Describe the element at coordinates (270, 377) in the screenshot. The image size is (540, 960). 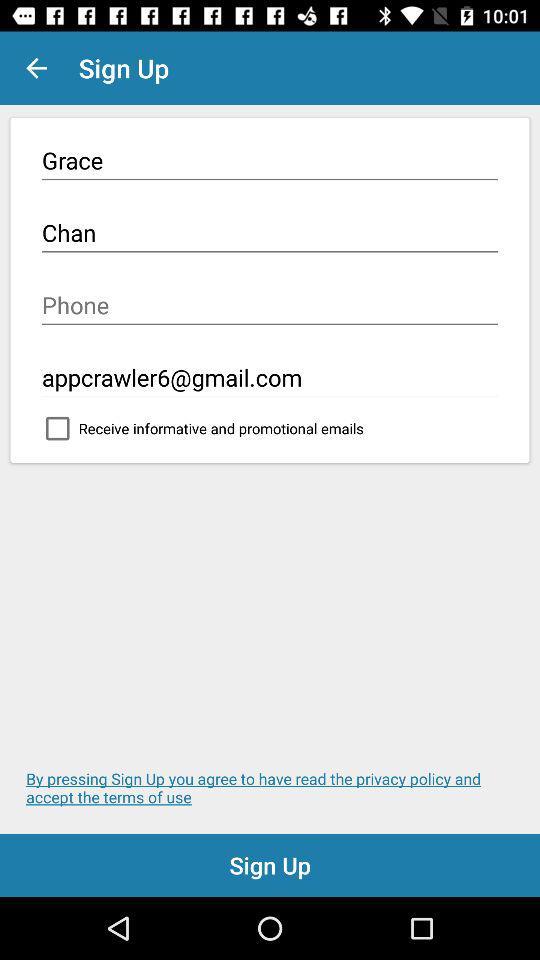
I see `the text which is immediately below the phone` at that location.